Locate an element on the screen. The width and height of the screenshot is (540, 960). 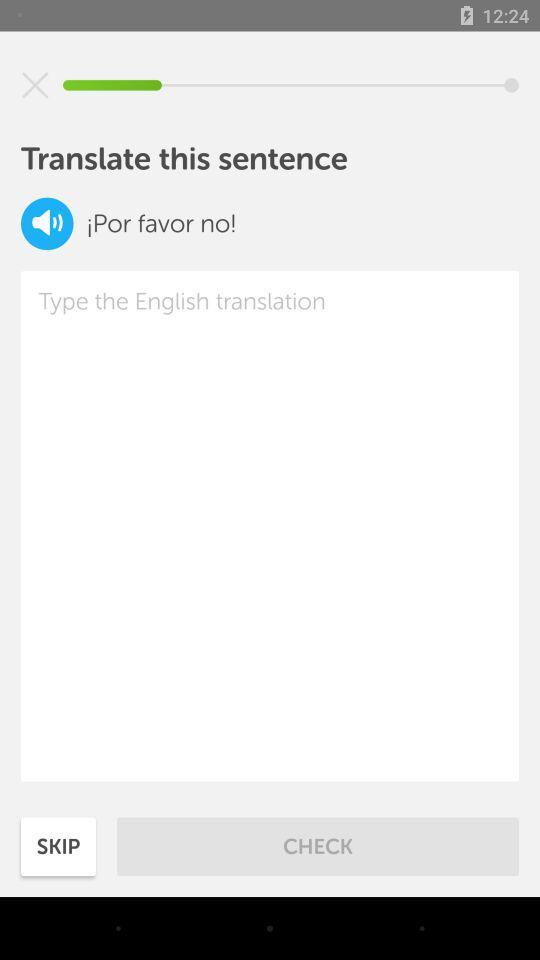
item to the left of the check item is located at coordinates (58, 845).